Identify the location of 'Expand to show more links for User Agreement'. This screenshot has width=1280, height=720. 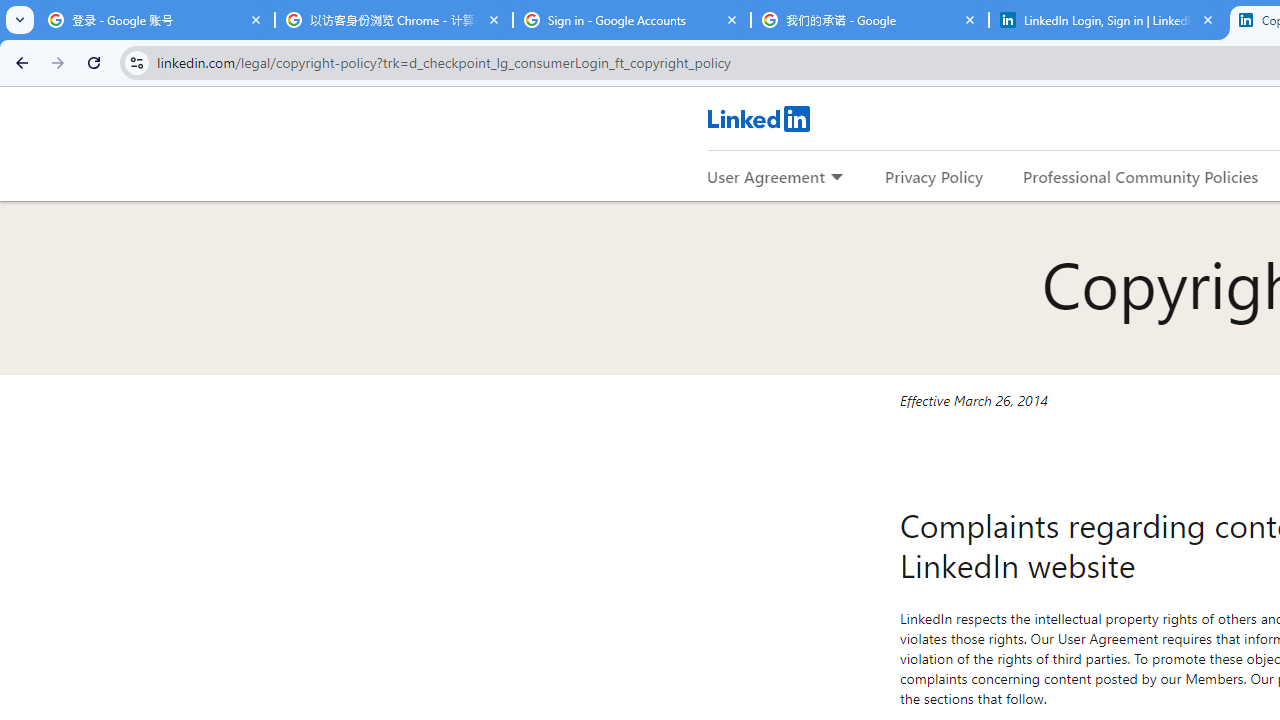
(836, 177).